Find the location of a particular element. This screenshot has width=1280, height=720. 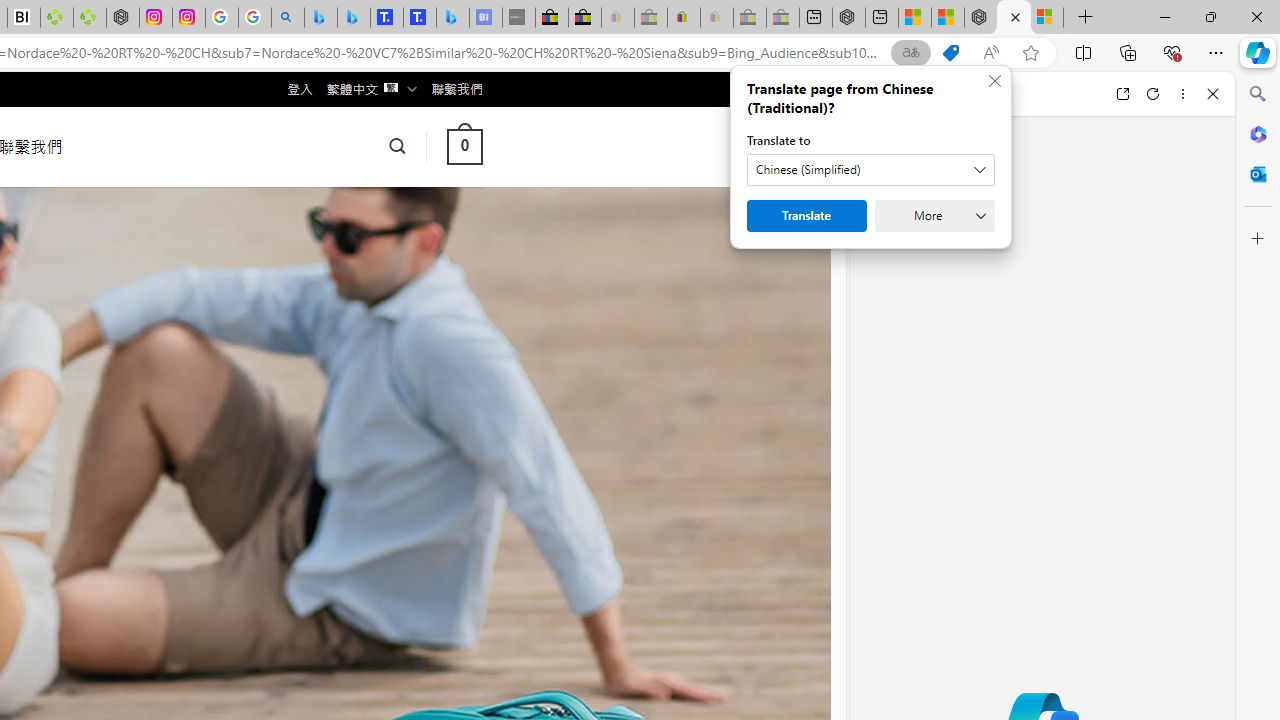

'This site has coupons! Shopping in Microsoft Edge' is located at coordinates (950, 52).